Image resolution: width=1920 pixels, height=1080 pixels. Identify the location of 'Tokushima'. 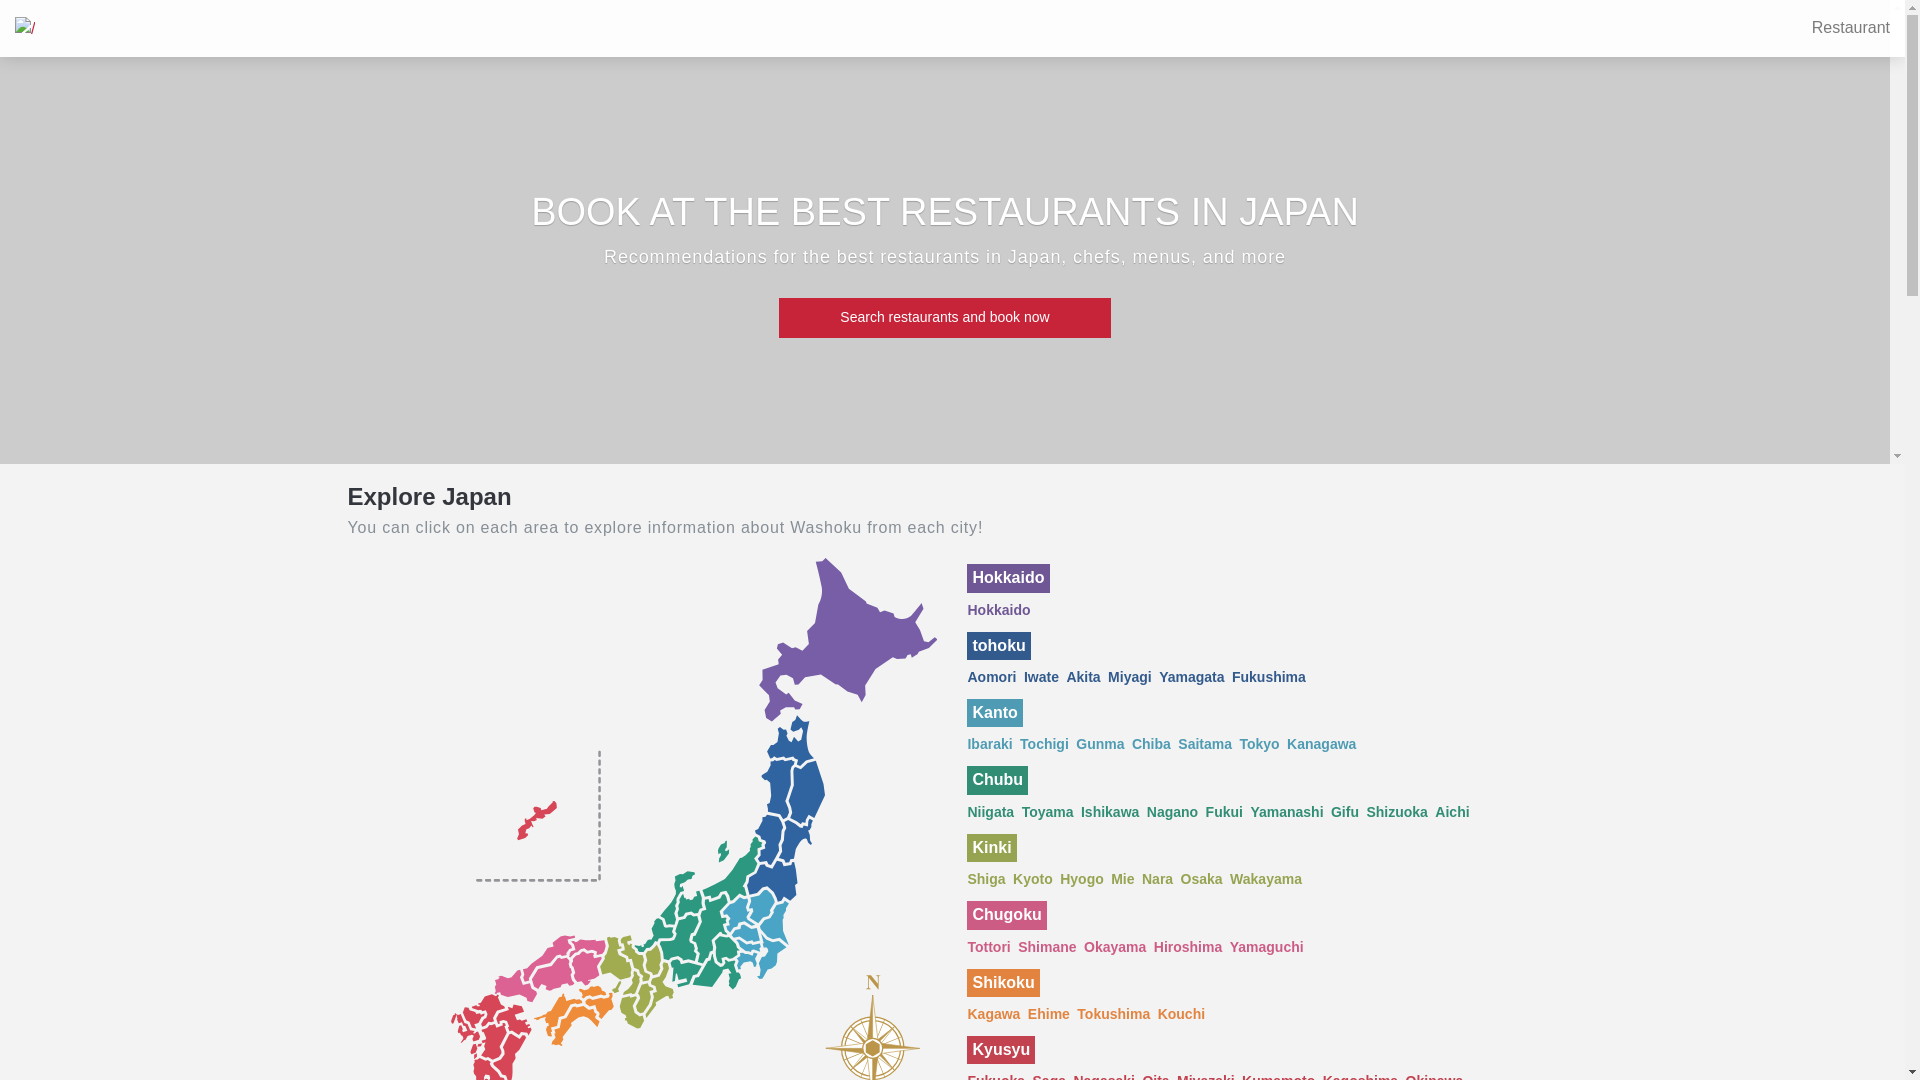
(1112, 1014).